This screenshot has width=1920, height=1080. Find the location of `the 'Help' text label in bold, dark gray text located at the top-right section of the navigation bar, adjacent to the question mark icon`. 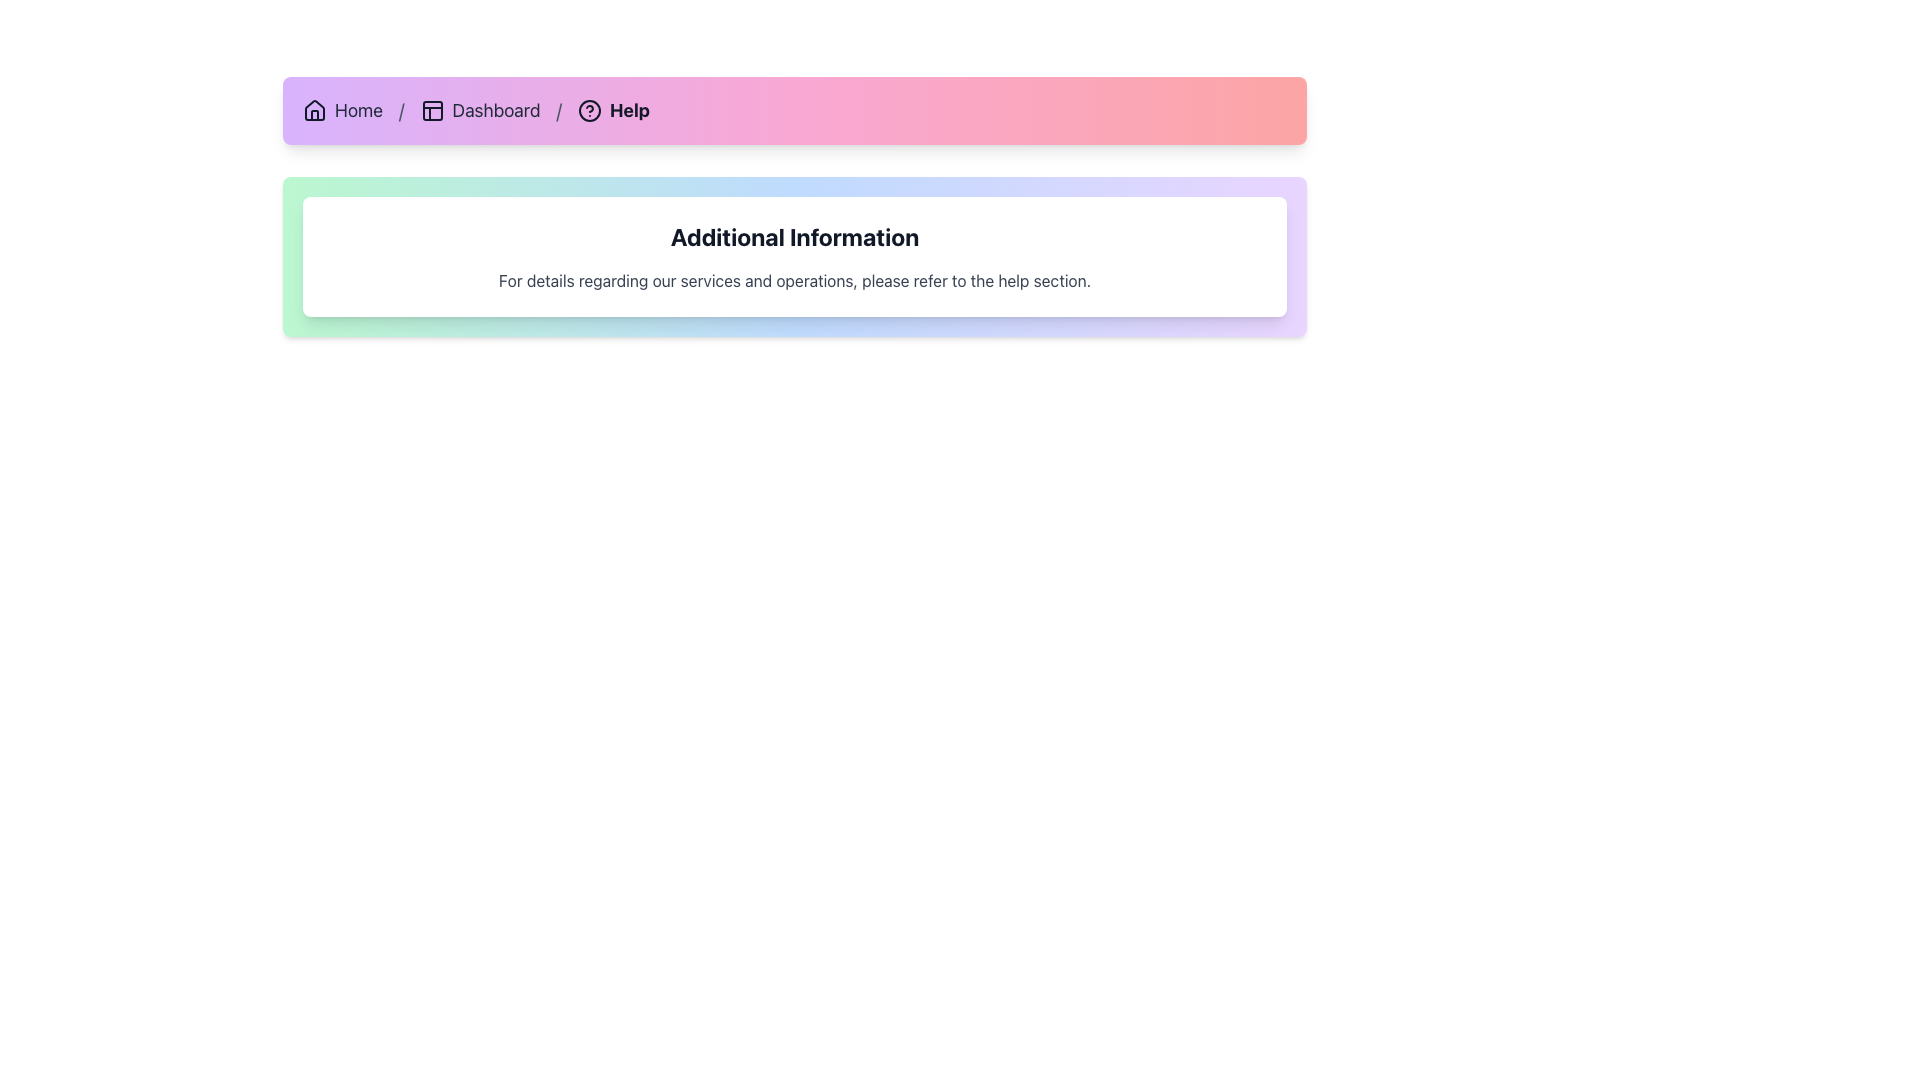

the 'Help' text label in bold, dark gray text located at the top-right section of the navigation bar, adjacent to the question mark icon is located at coordinates (628, 111).